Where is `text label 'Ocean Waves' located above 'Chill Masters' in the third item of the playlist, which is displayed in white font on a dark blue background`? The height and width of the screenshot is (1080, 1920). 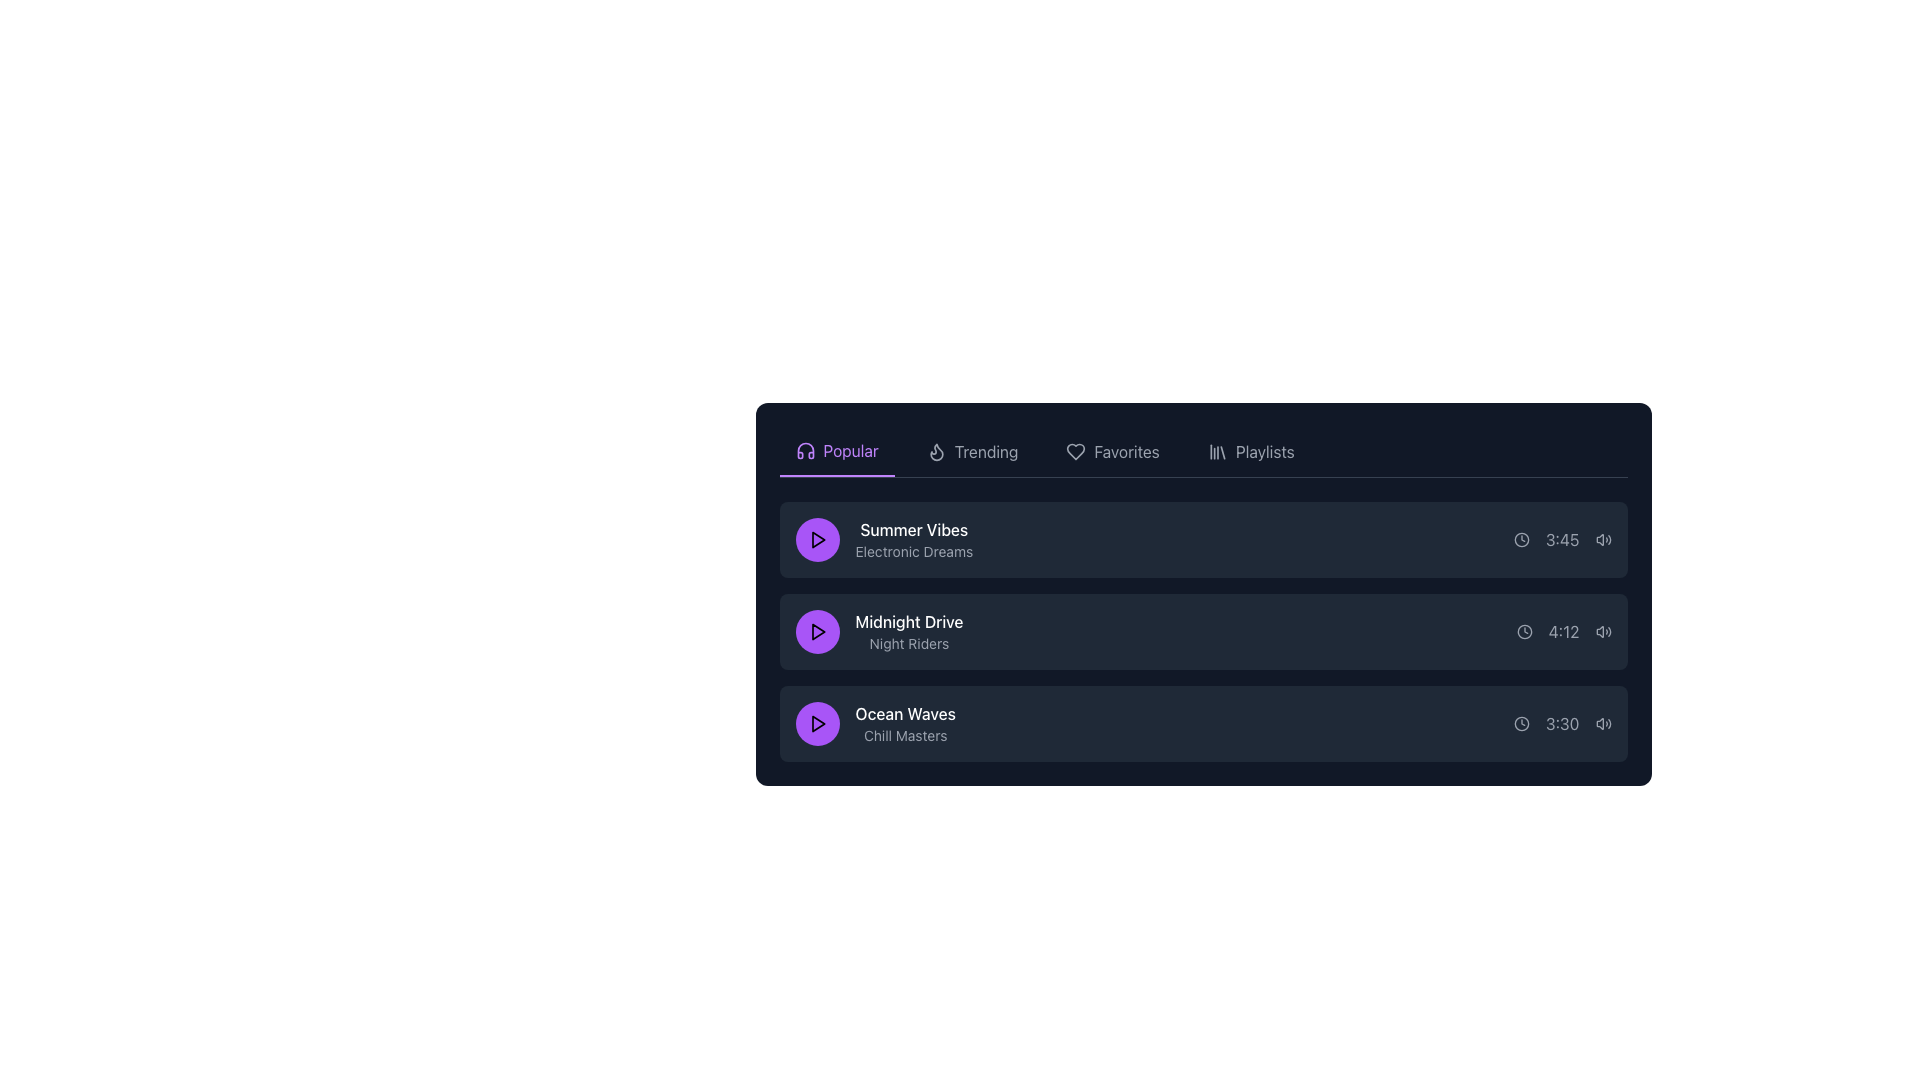
text label 'Ocean Waves' located above 'Chill Masters' in the third item of the playlist, which is displayed in white font on a dark blue background is located at coordinates (904, 712).